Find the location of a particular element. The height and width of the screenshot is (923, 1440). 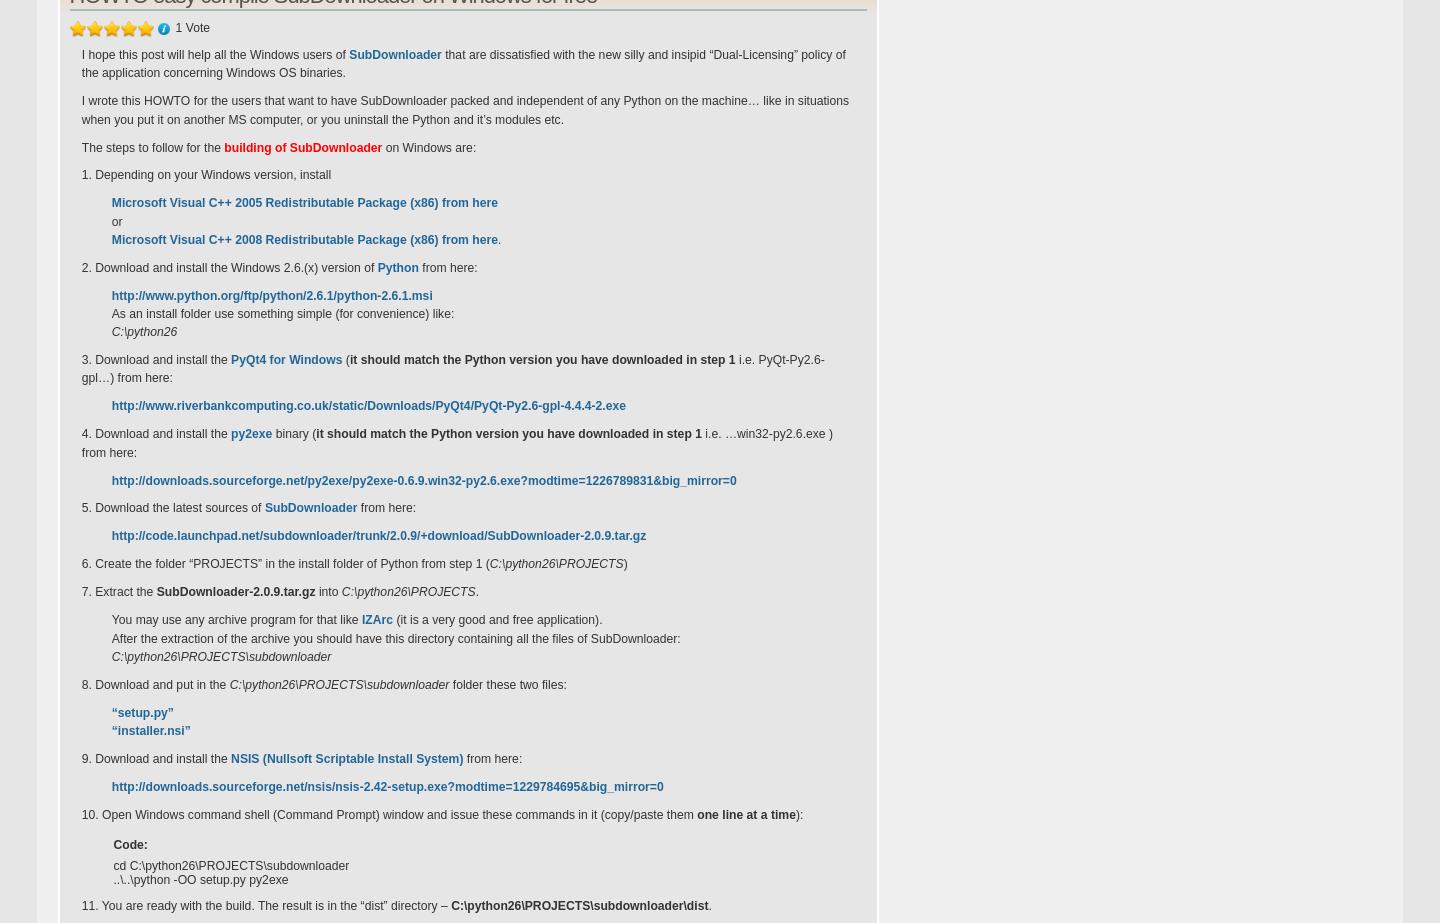

'IZArc' is located at coordinates (375, 618).